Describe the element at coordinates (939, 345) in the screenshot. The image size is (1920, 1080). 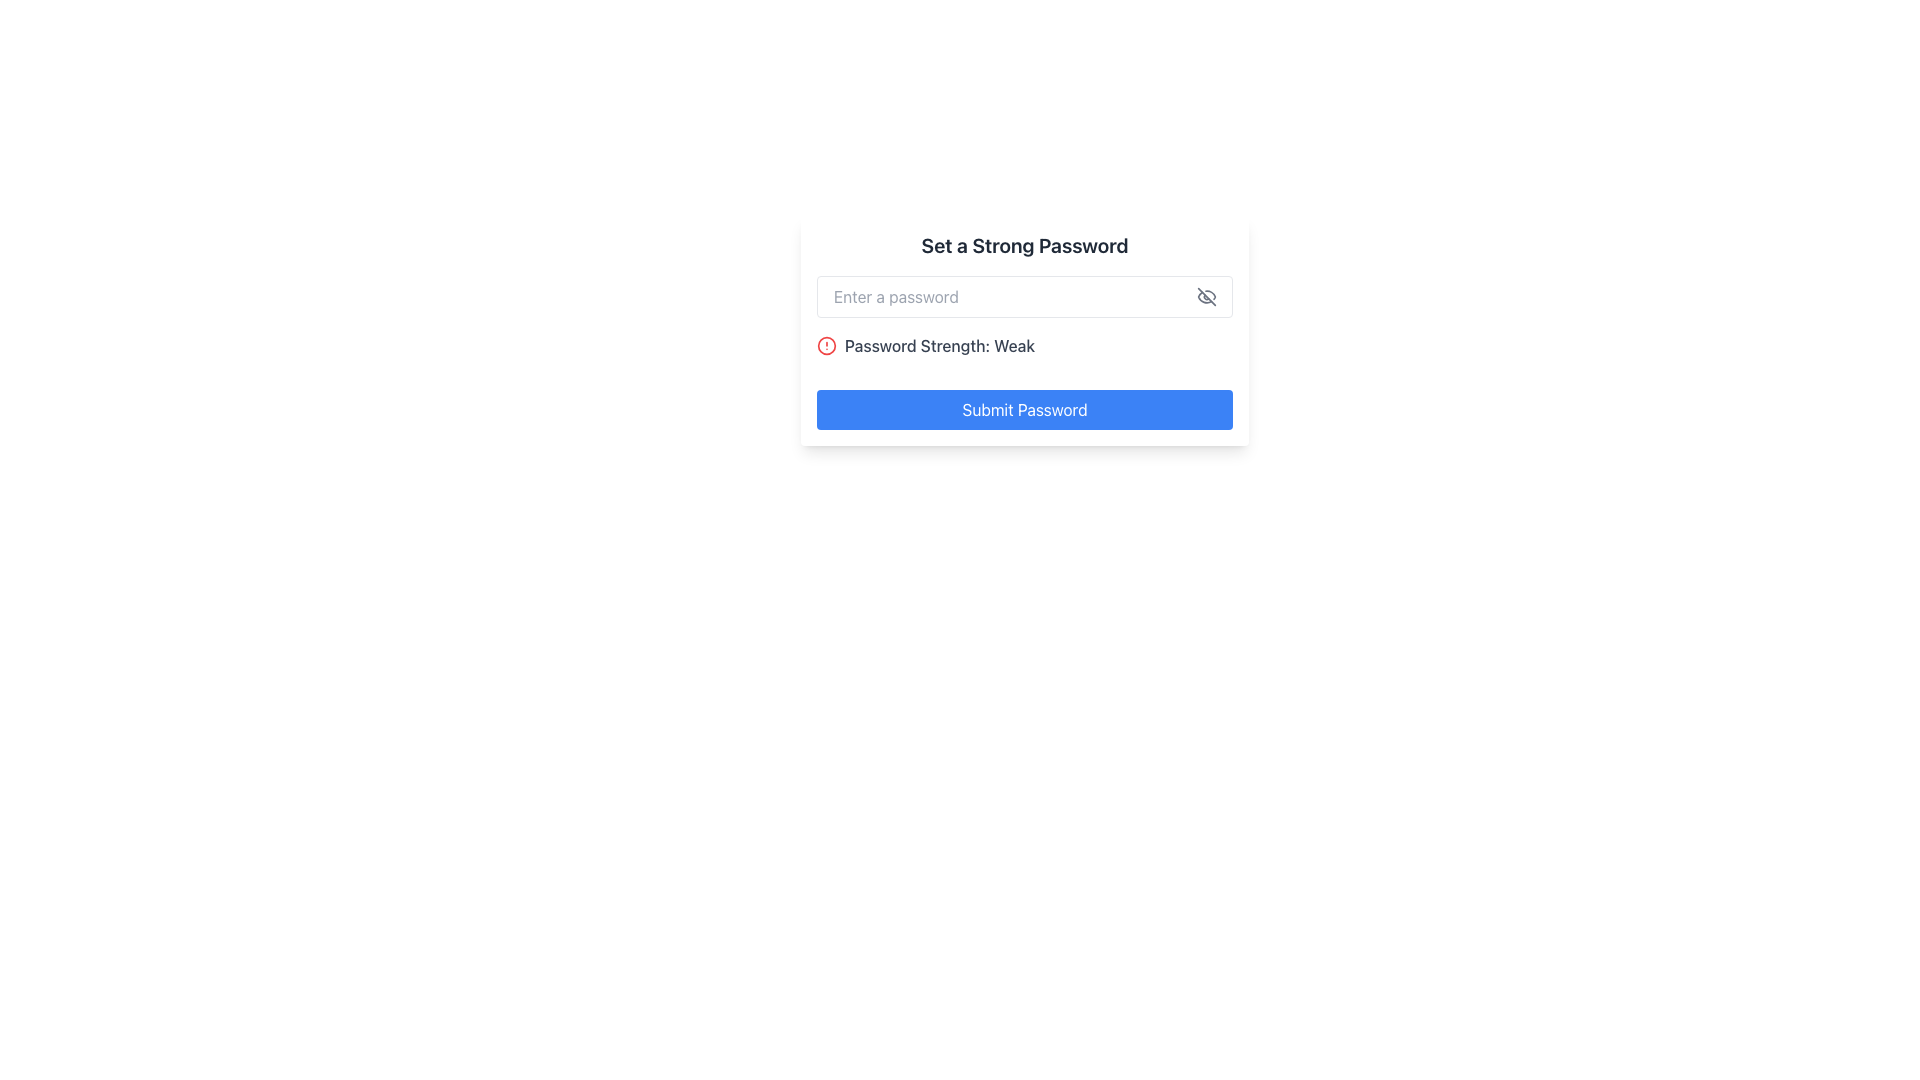
I see `the text label that reads 'Password Strength: Weak'` at that location.